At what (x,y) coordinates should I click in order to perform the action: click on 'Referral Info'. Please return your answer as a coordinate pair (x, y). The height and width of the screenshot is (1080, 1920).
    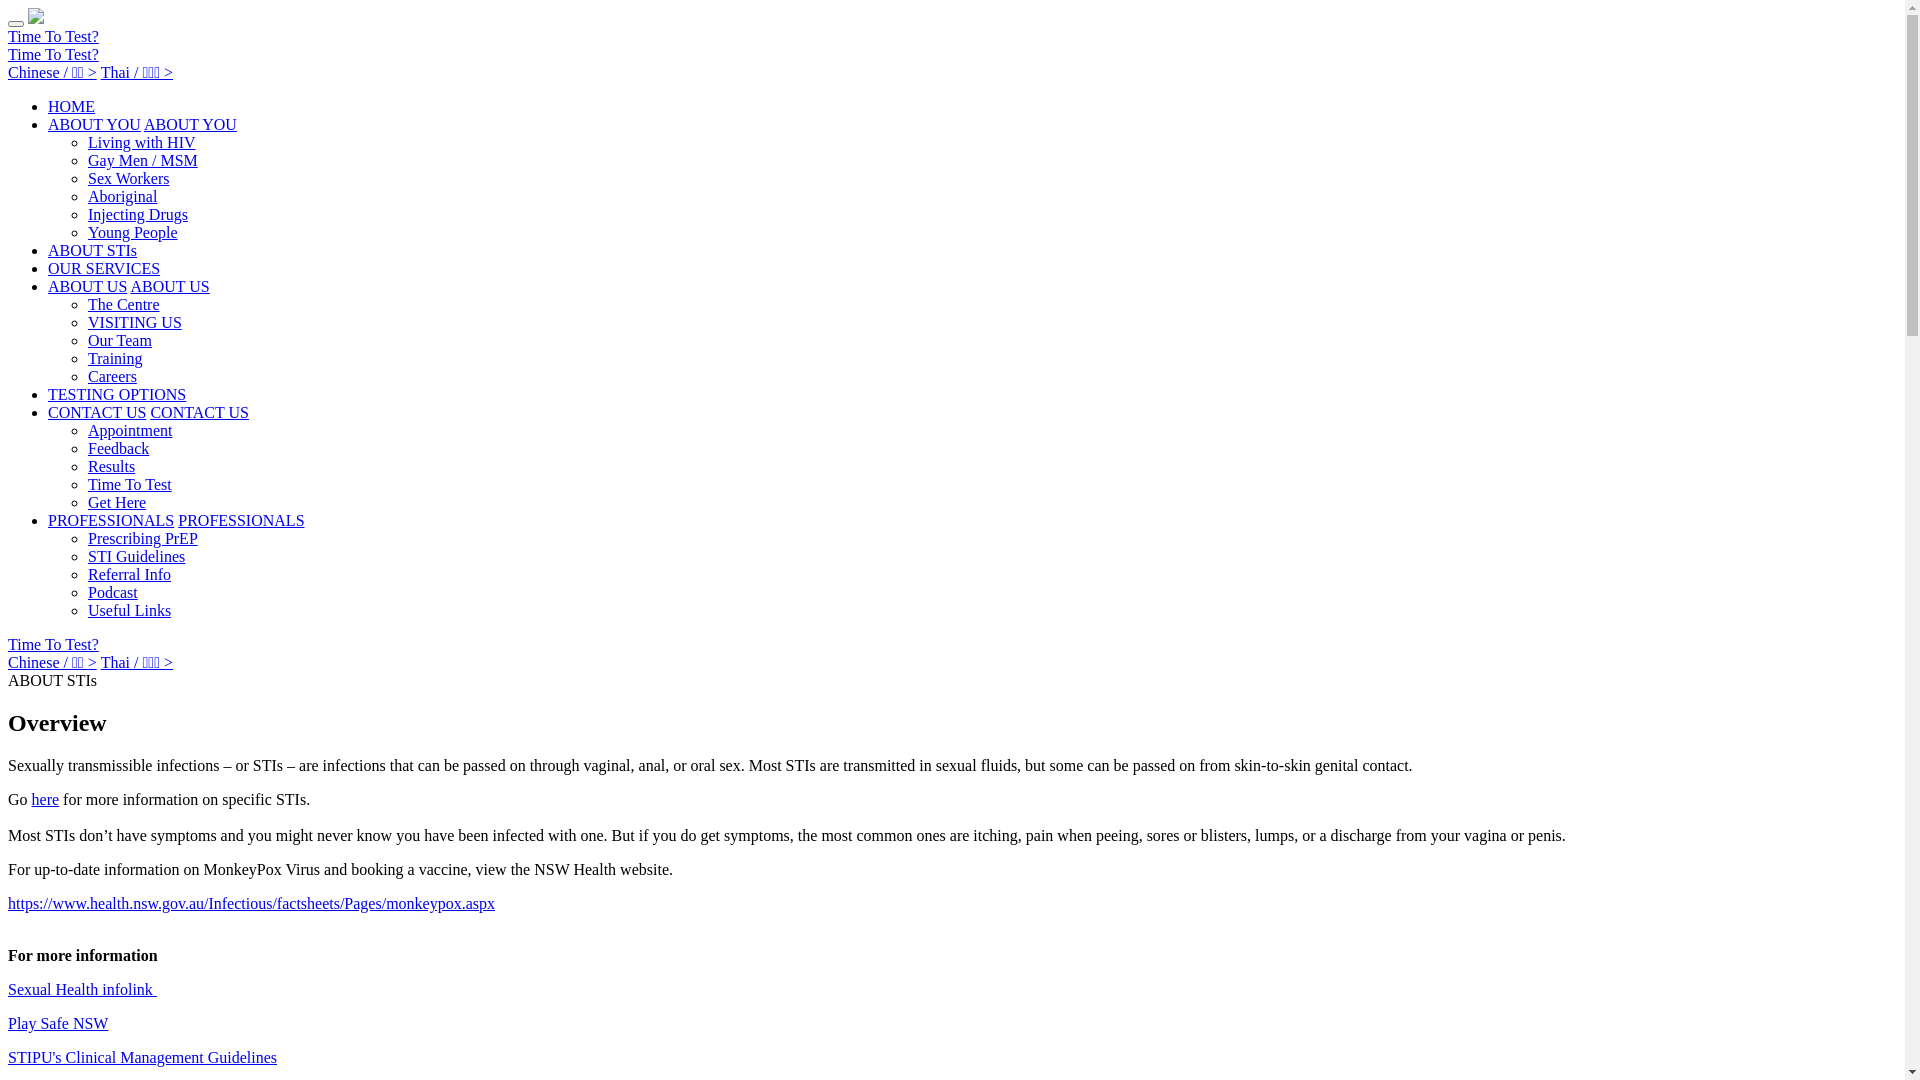
    Looking at the image, I should click on (128, 574).